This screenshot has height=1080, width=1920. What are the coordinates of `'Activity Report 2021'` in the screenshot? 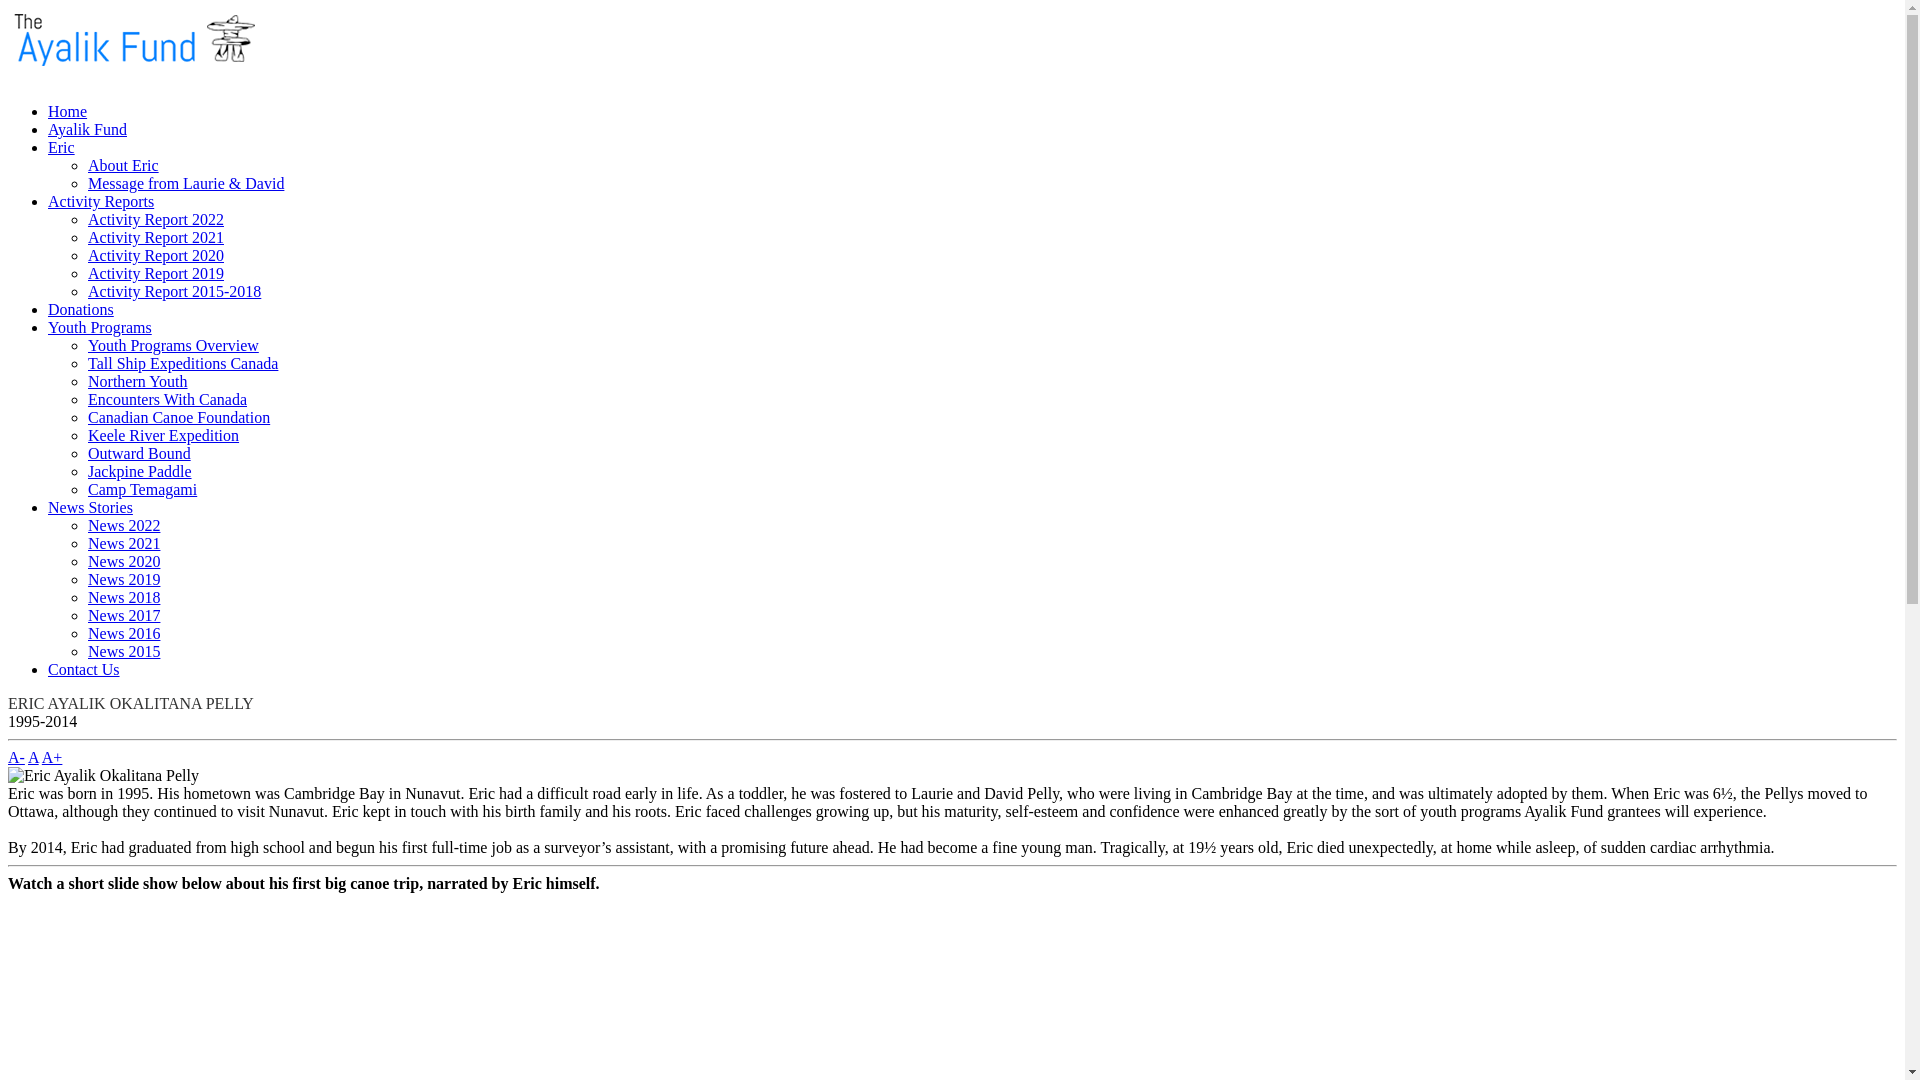 It's located at (155, 236).